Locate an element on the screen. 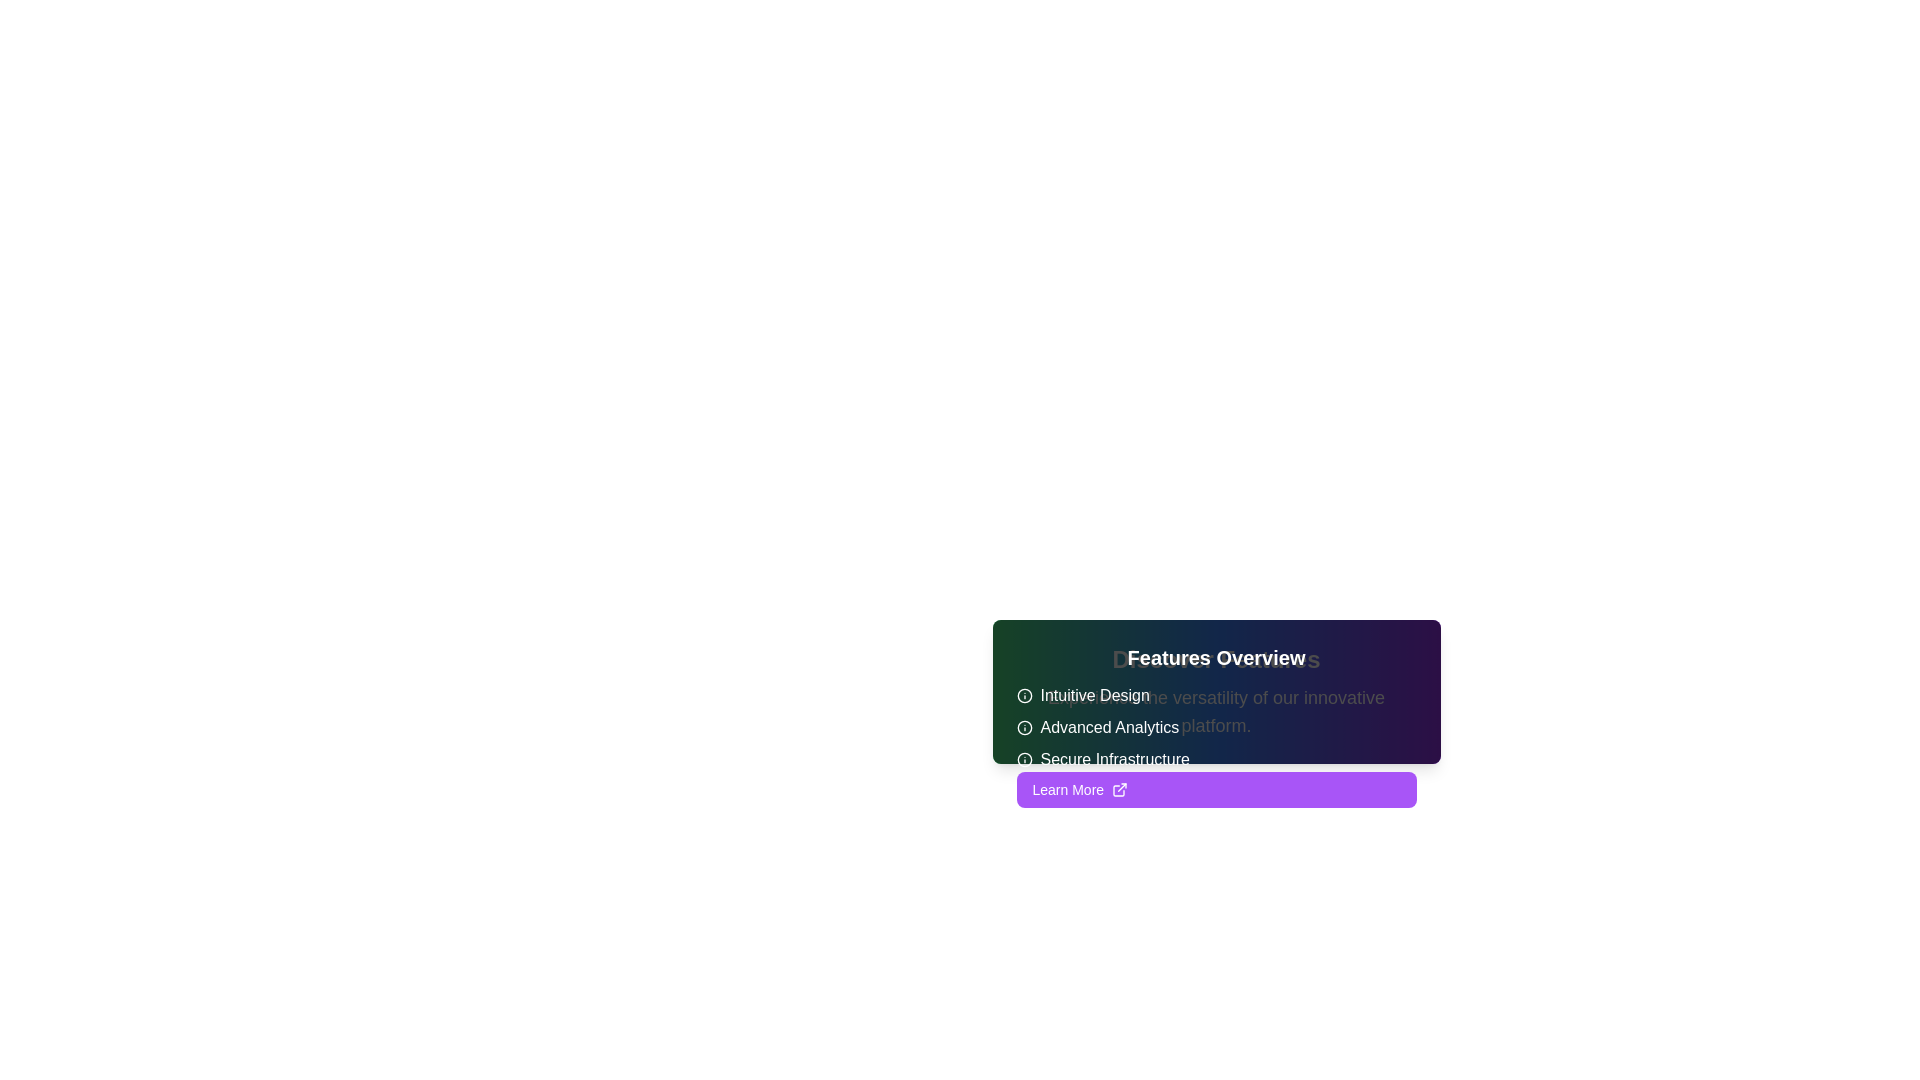 This screenshot has height=1080, width=1920. the 'Secure Infrastructure' text with icon, which is styled in white on a dark gradient background and is the third item in the list under 'Features Overview' is located at coordinates (1215, 759).